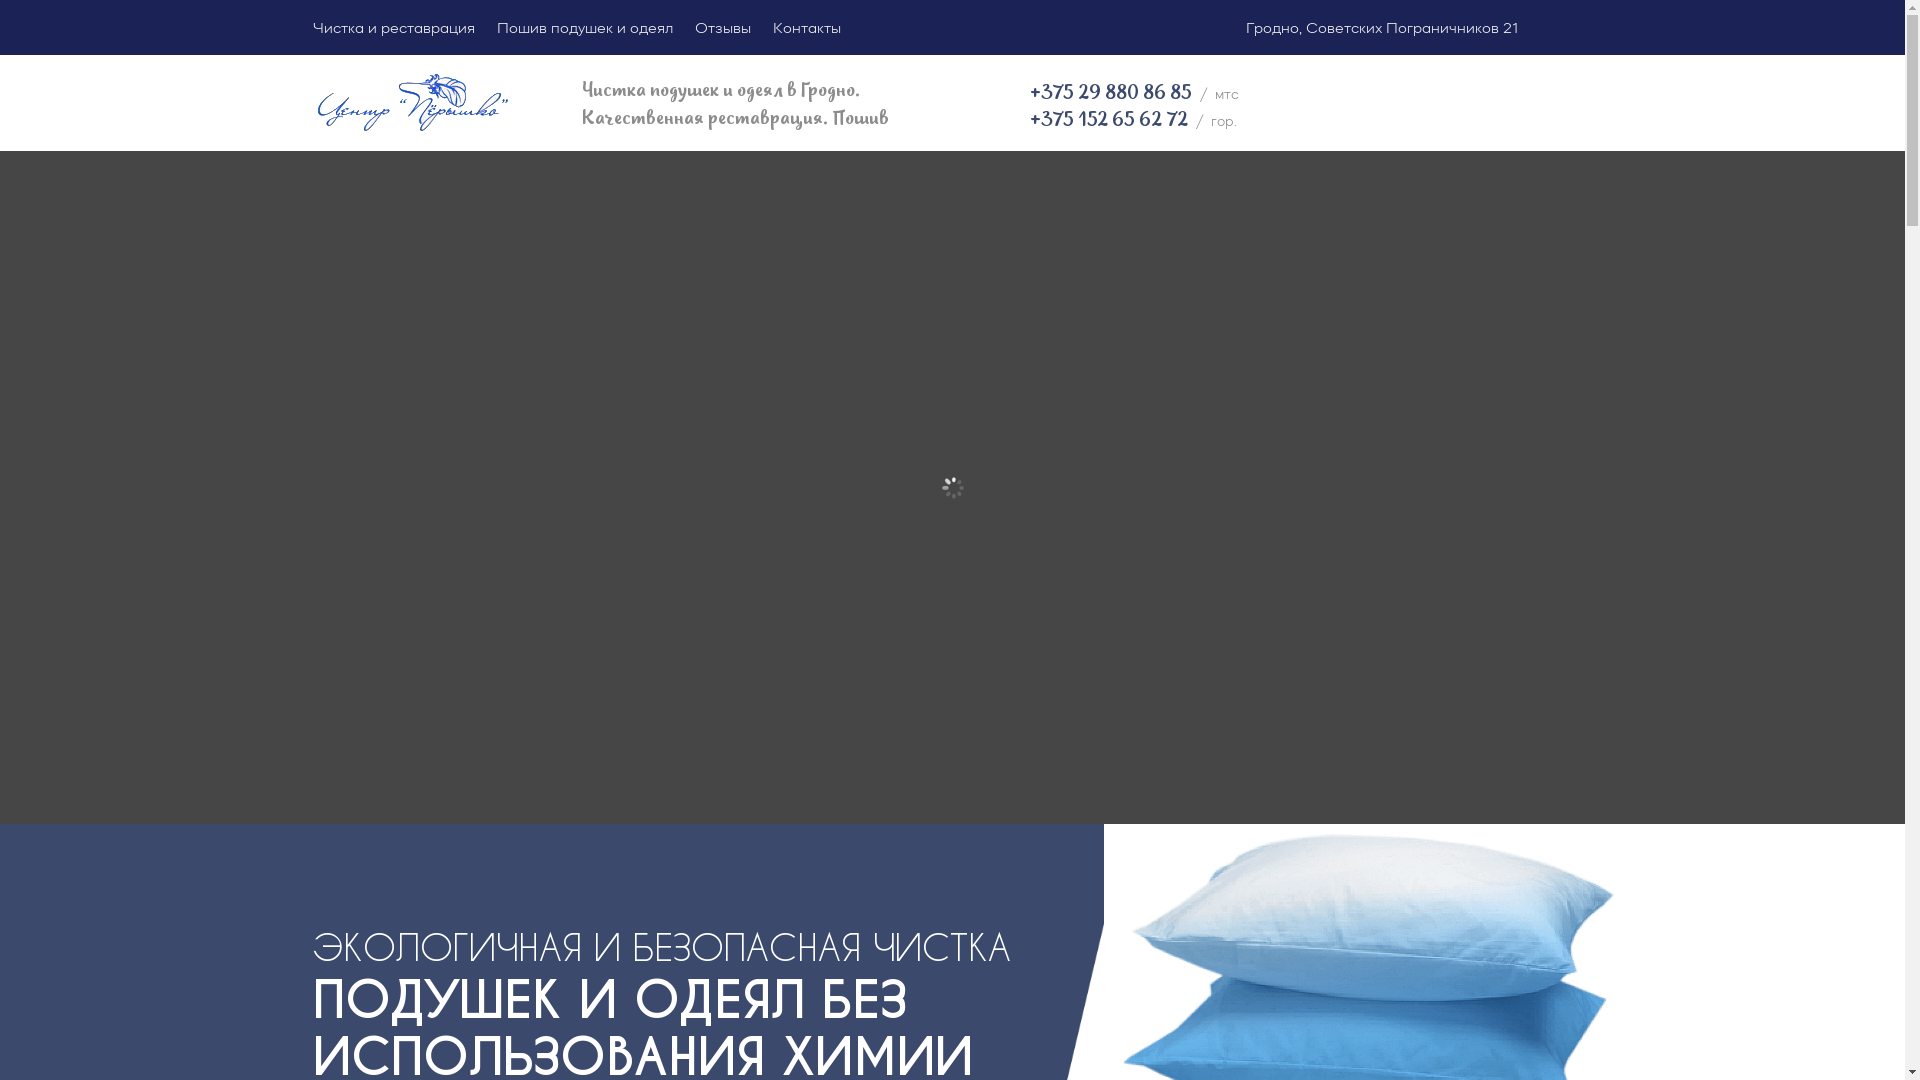 The image size is (1920, 1080). I want to click on 'peryshko_logo (2)', so click(411, 104).